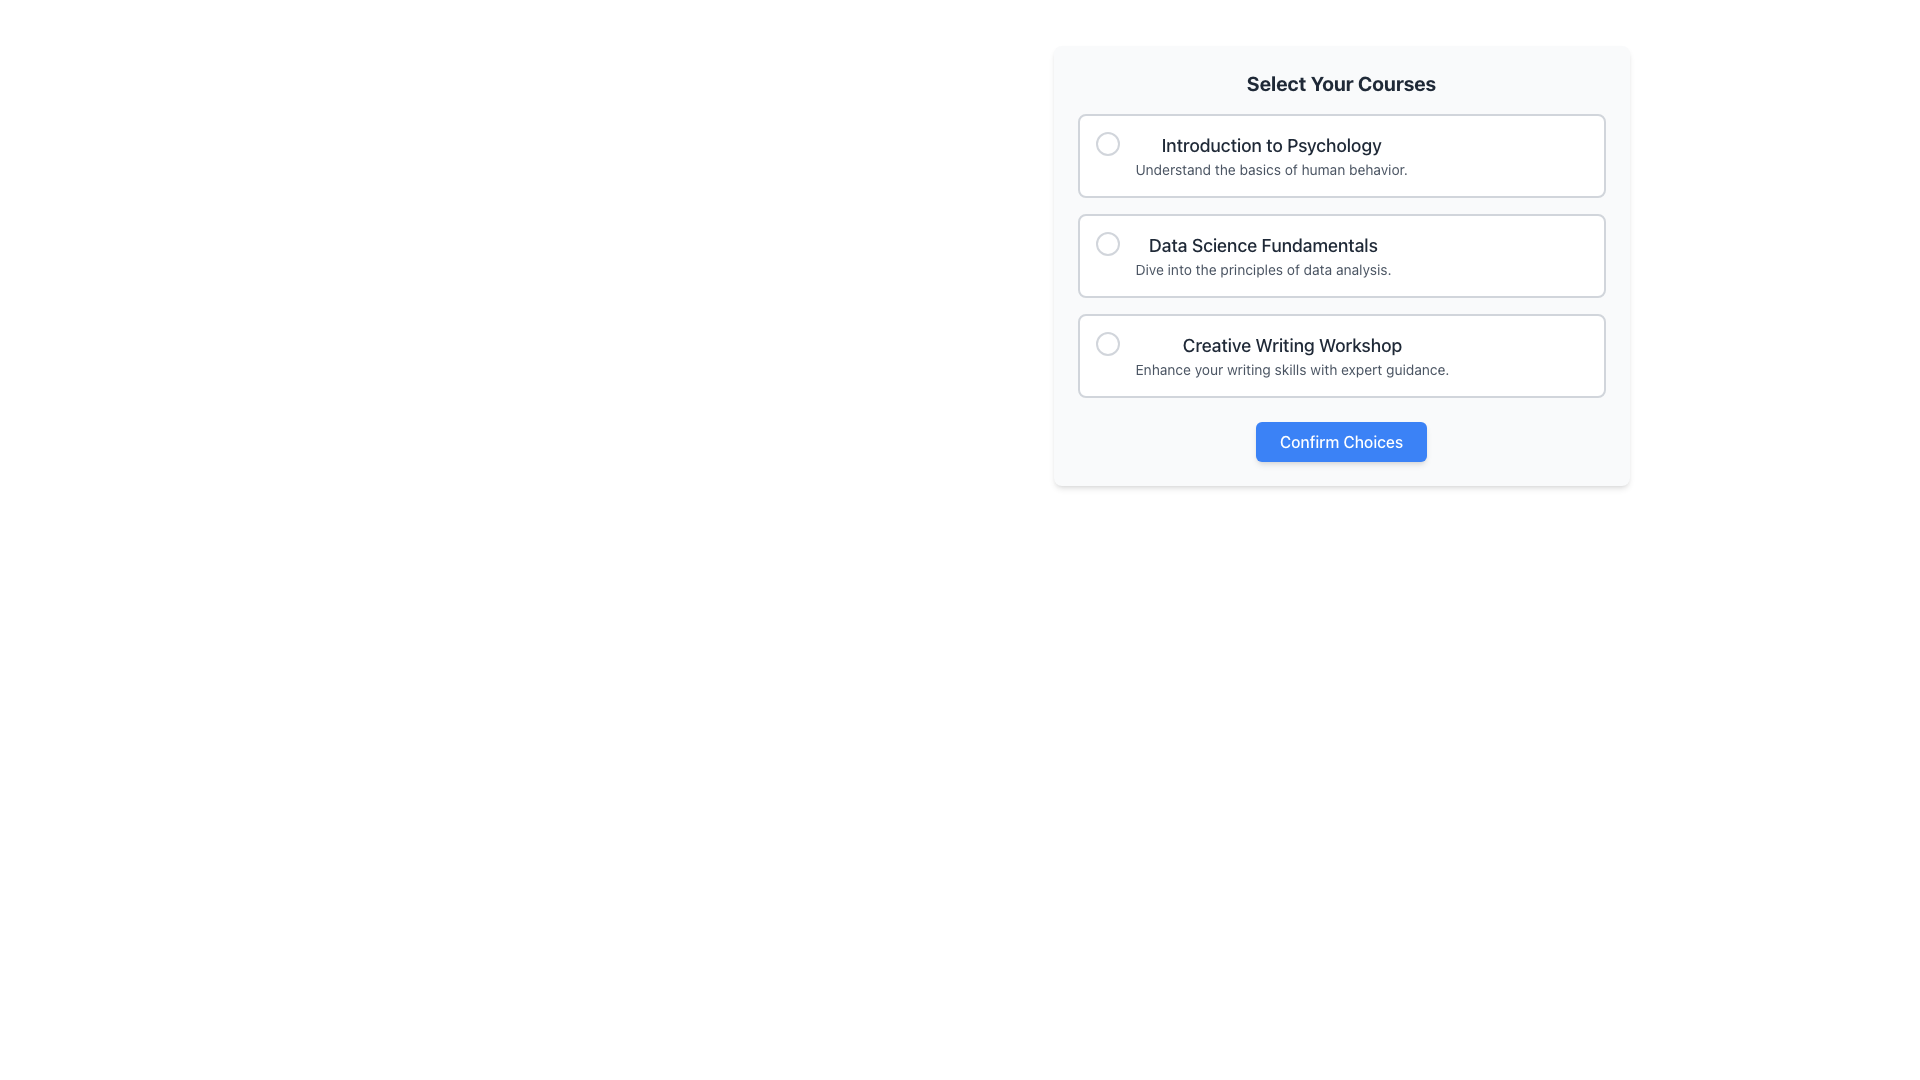 The image size is (1920, 1080). What do you see at coordinates (1262, 245) in the screenshot?
I see `the Text Display element that serves as the title for one of the course options, located in the second card below the heading 'Select Your Courses'` at bounding box center [1262, 245].